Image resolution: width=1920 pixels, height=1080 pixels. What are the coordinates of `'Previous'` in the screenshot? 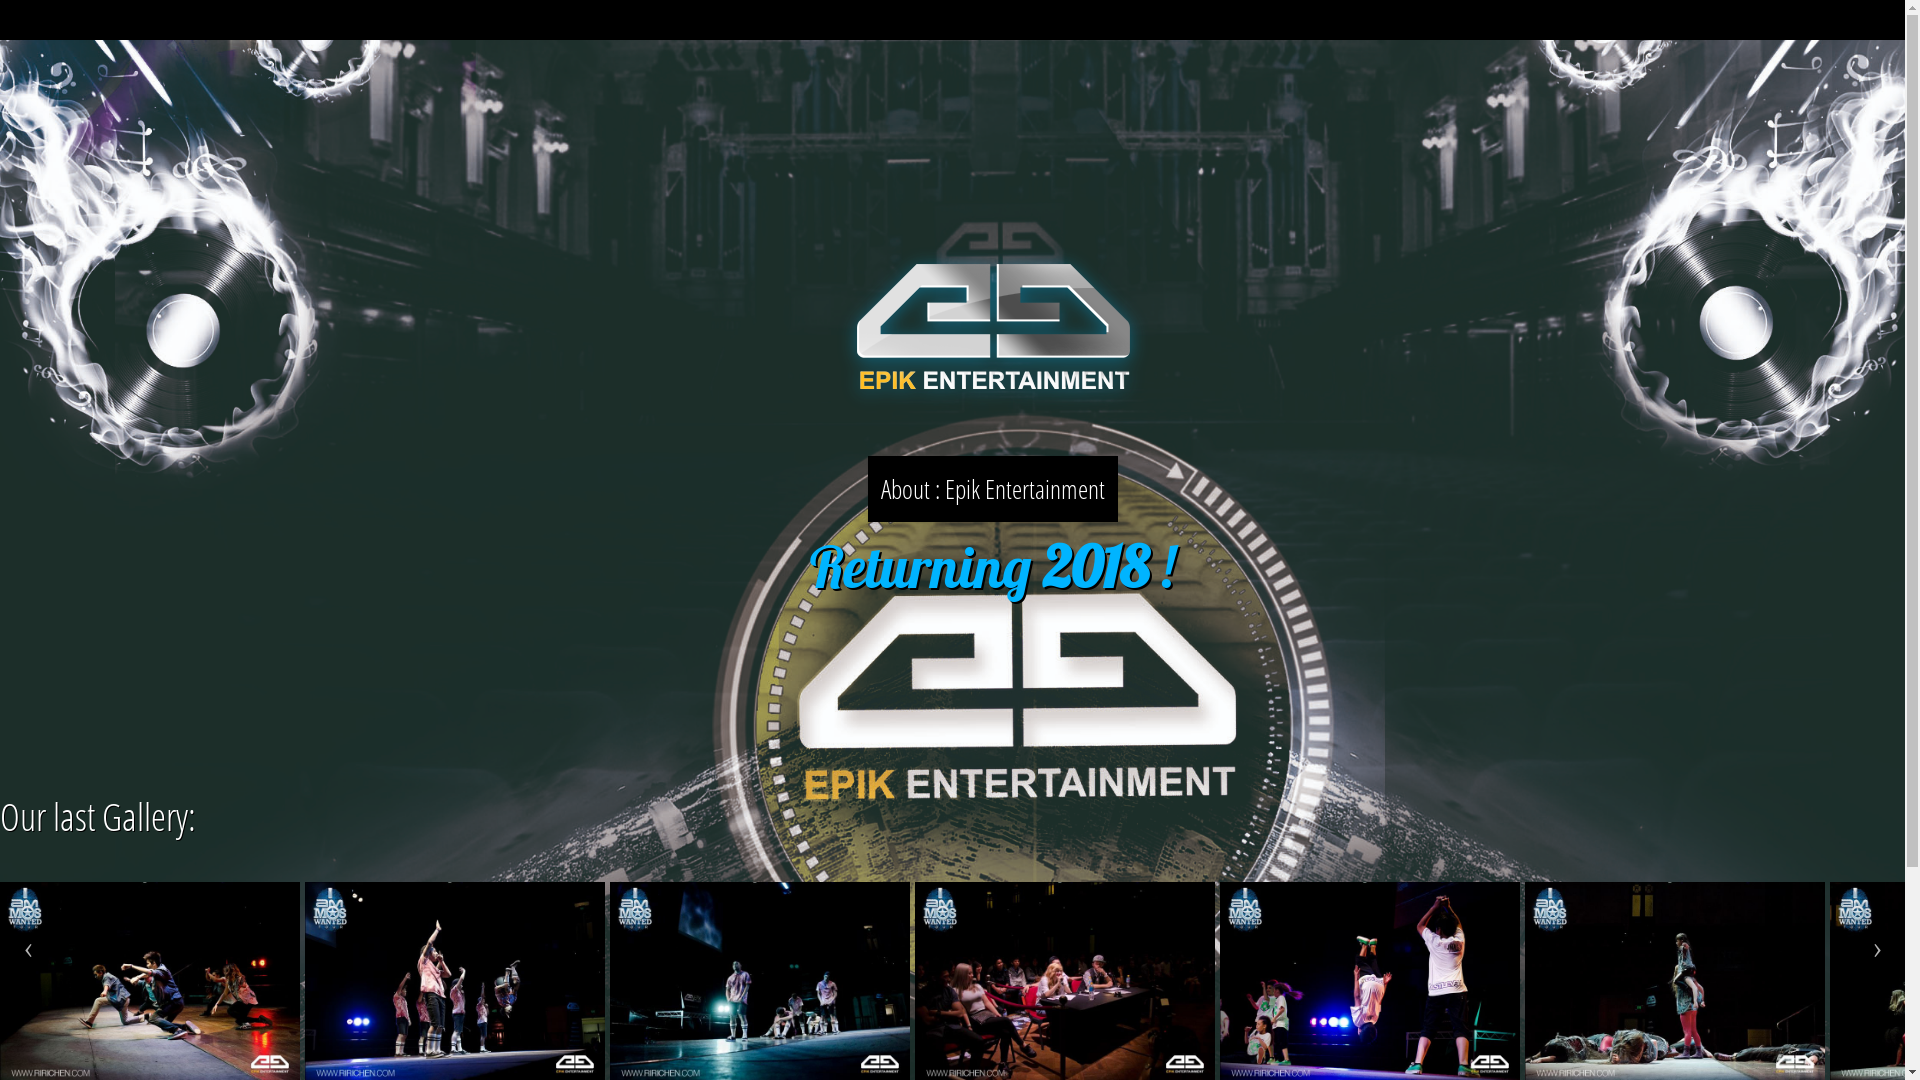 It's located at (28, 950).